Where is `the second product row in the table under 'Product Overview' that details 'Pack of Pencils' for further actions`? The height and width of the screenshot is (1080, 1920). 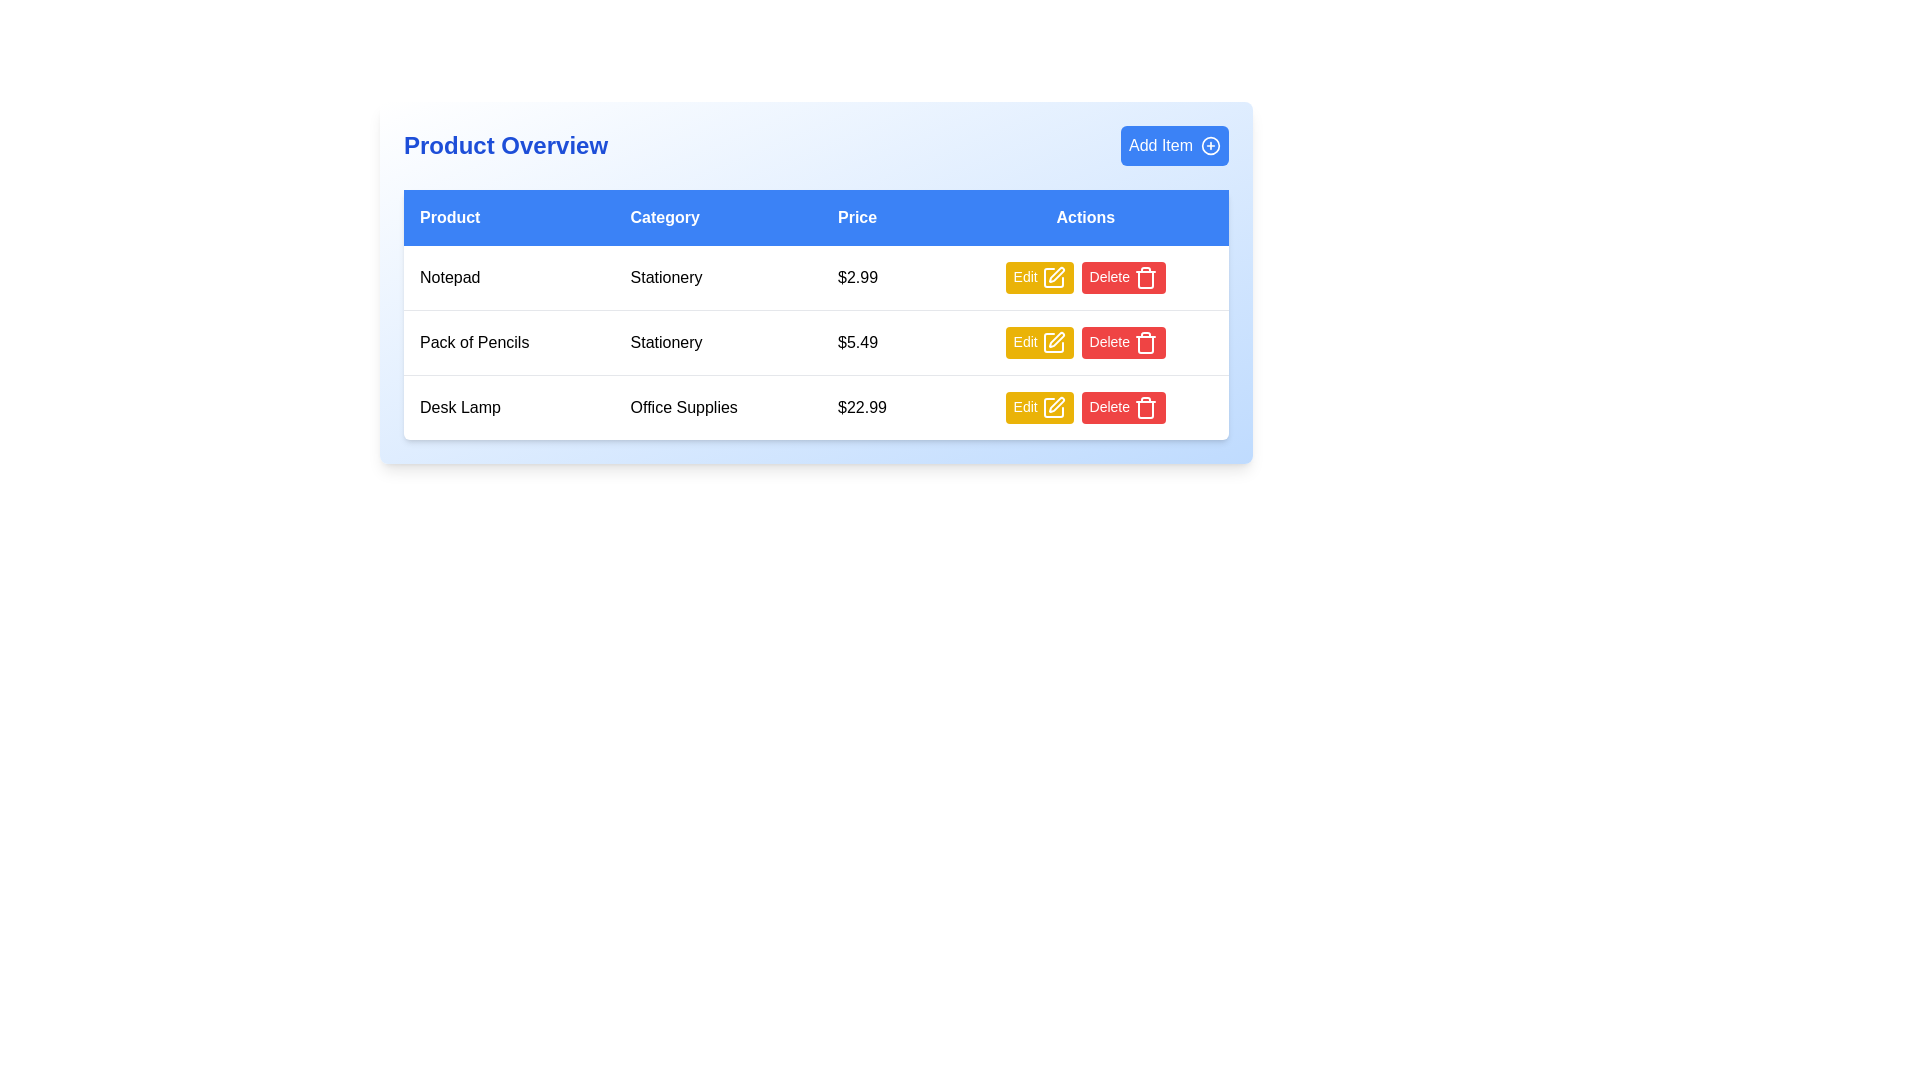 the second product row in the table under 'Product Overview' that details 'Pack of Pencils' for further actions is located at coordinates (816, 342).